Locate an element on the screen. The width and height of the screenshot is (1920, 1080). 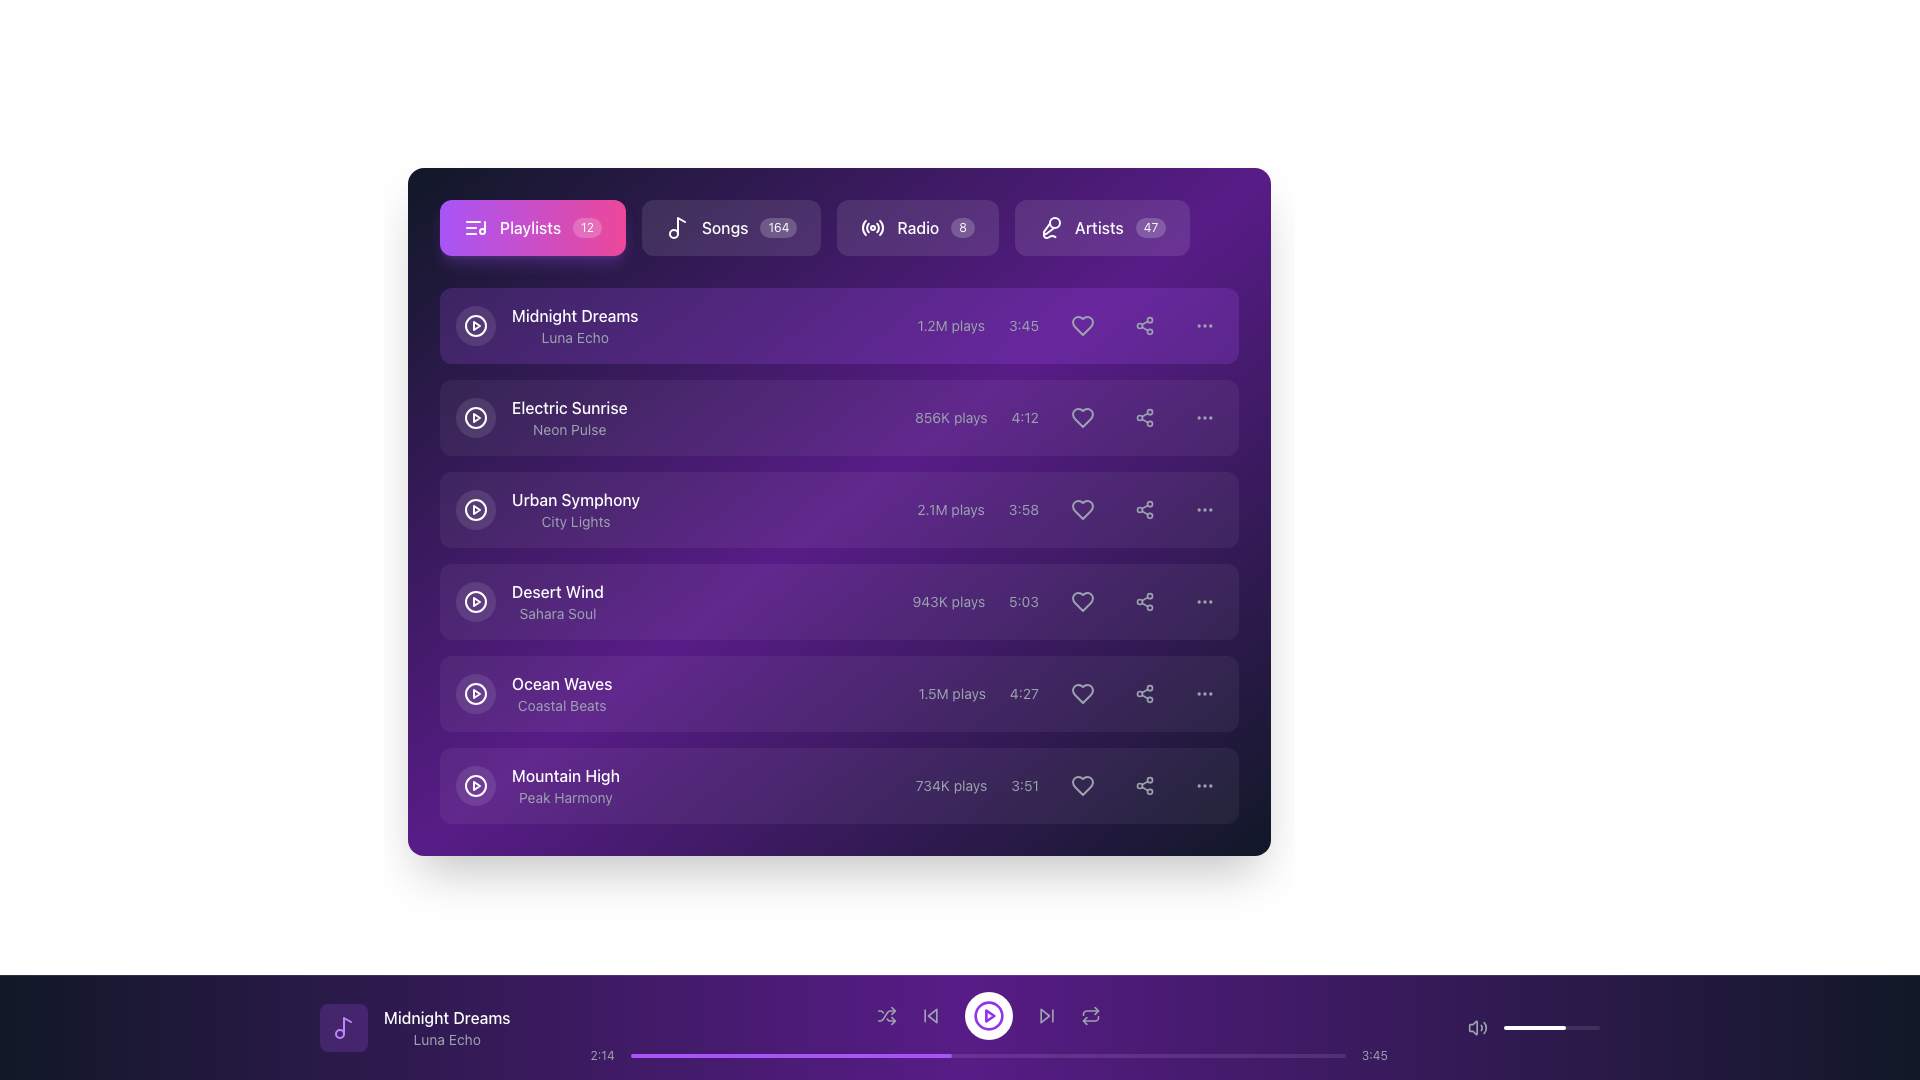
the circular button with a white background and purple play icon is located at coordinates (989, 1015).